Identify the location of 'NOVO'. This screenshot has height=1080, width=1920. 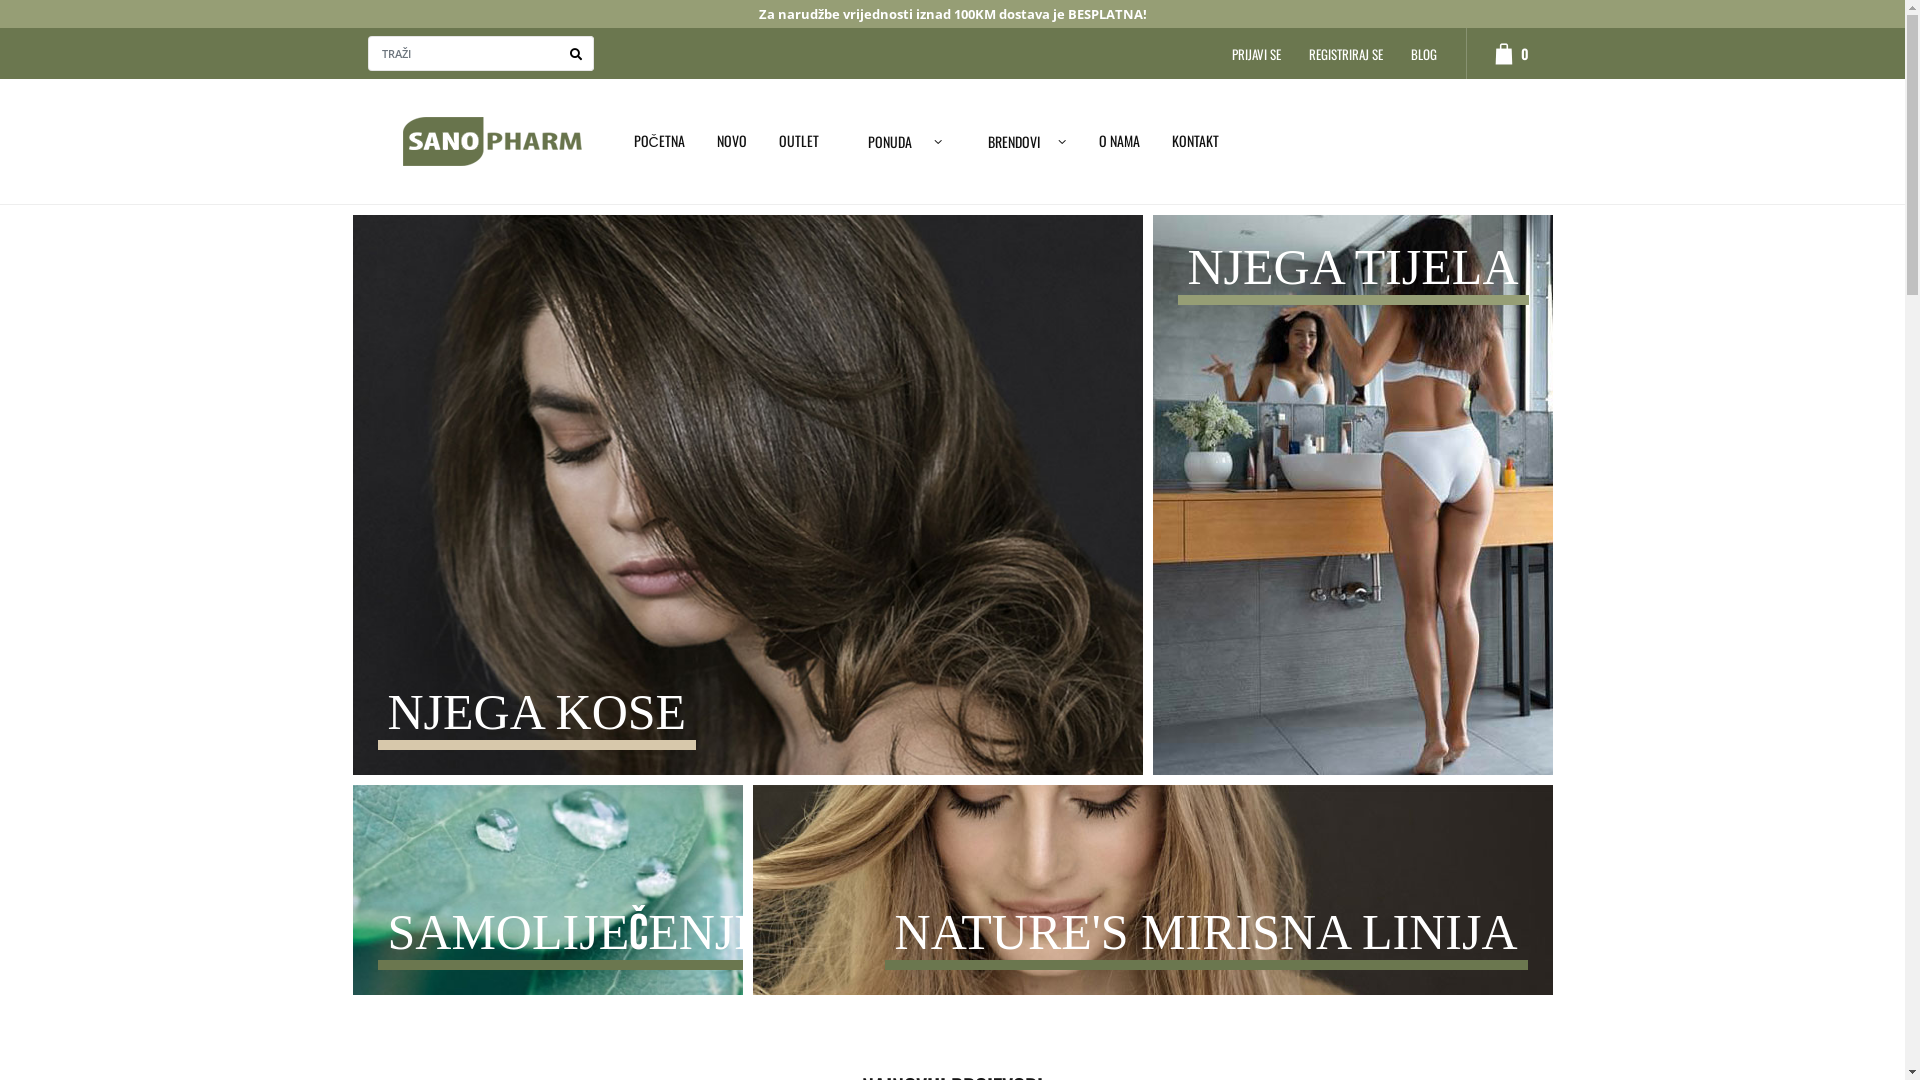
(730, 139).